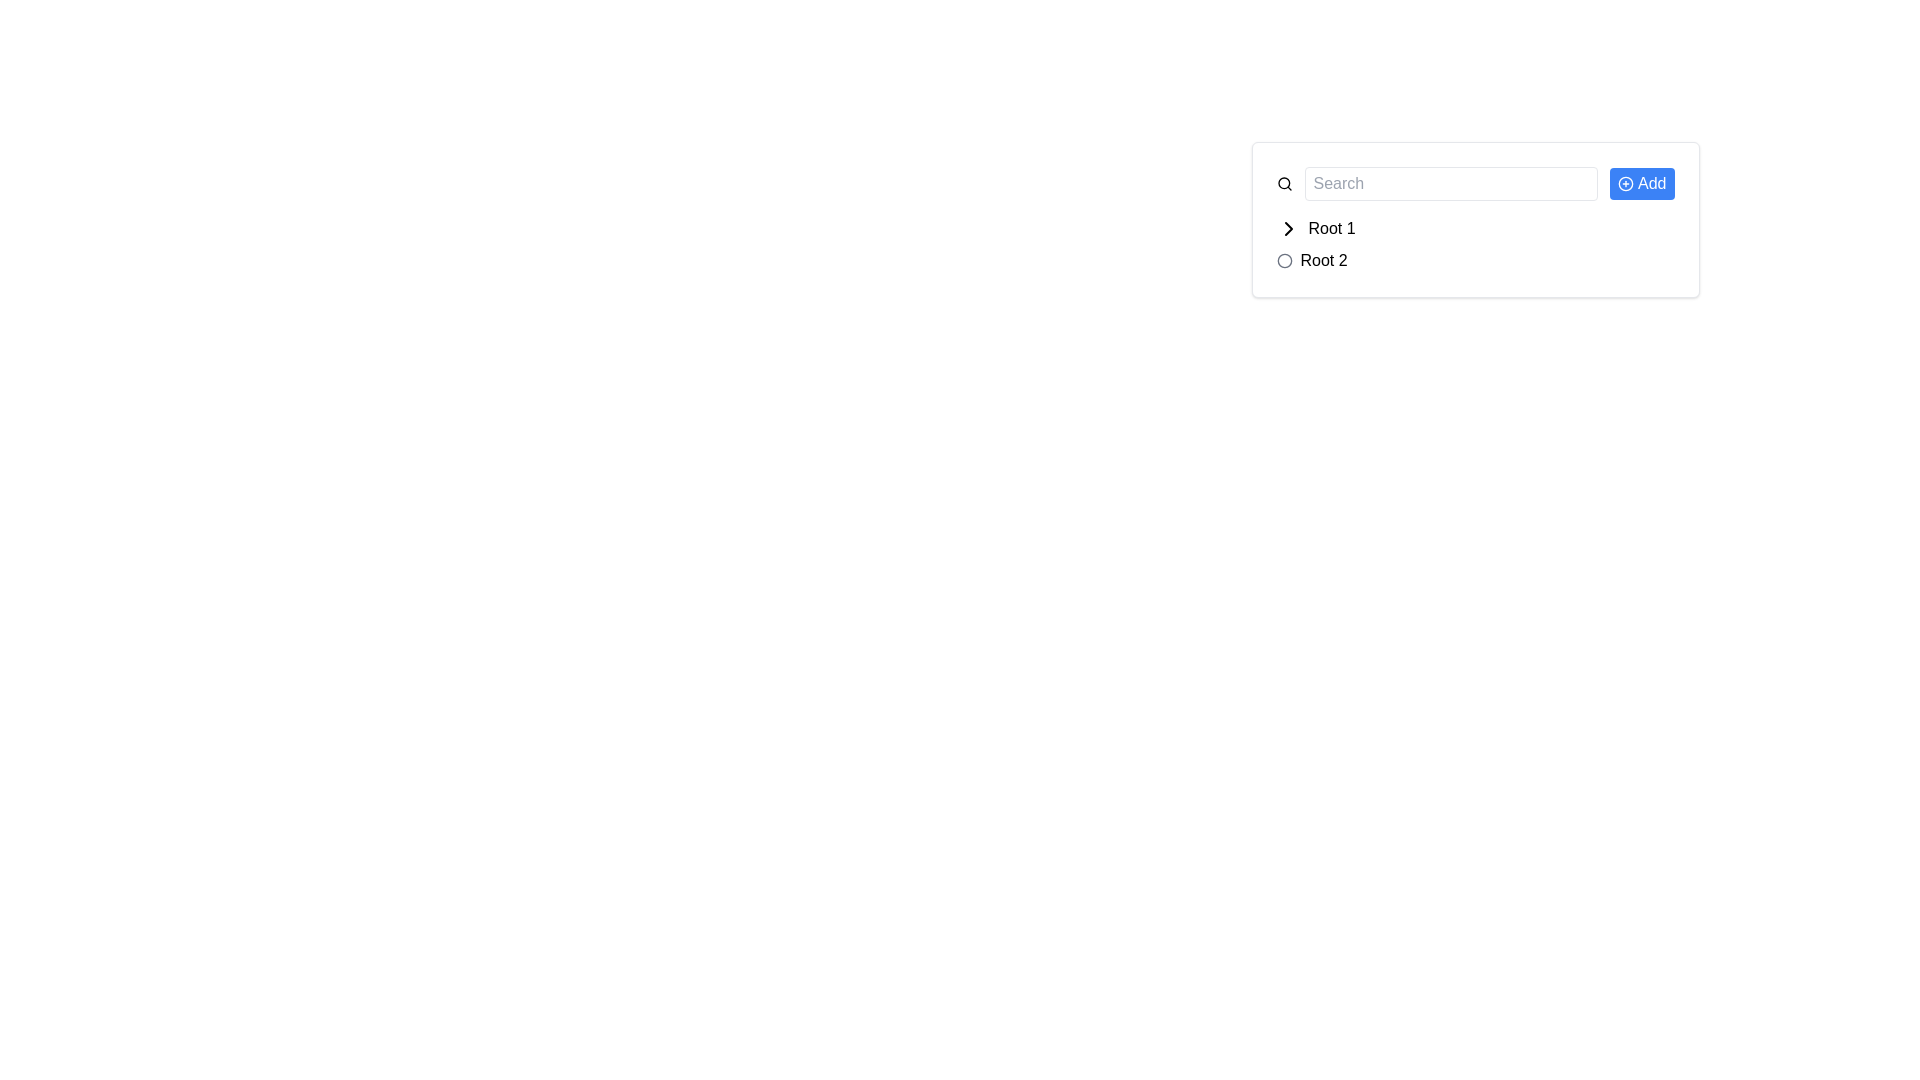  What do you see at coordinates (1626, 184) in the screenshot?
I see `the decorative graphical element forming part of the '+' icon within the 'Add' button, located at the top-right corner of the component group` at bounding box center [1626, 184].